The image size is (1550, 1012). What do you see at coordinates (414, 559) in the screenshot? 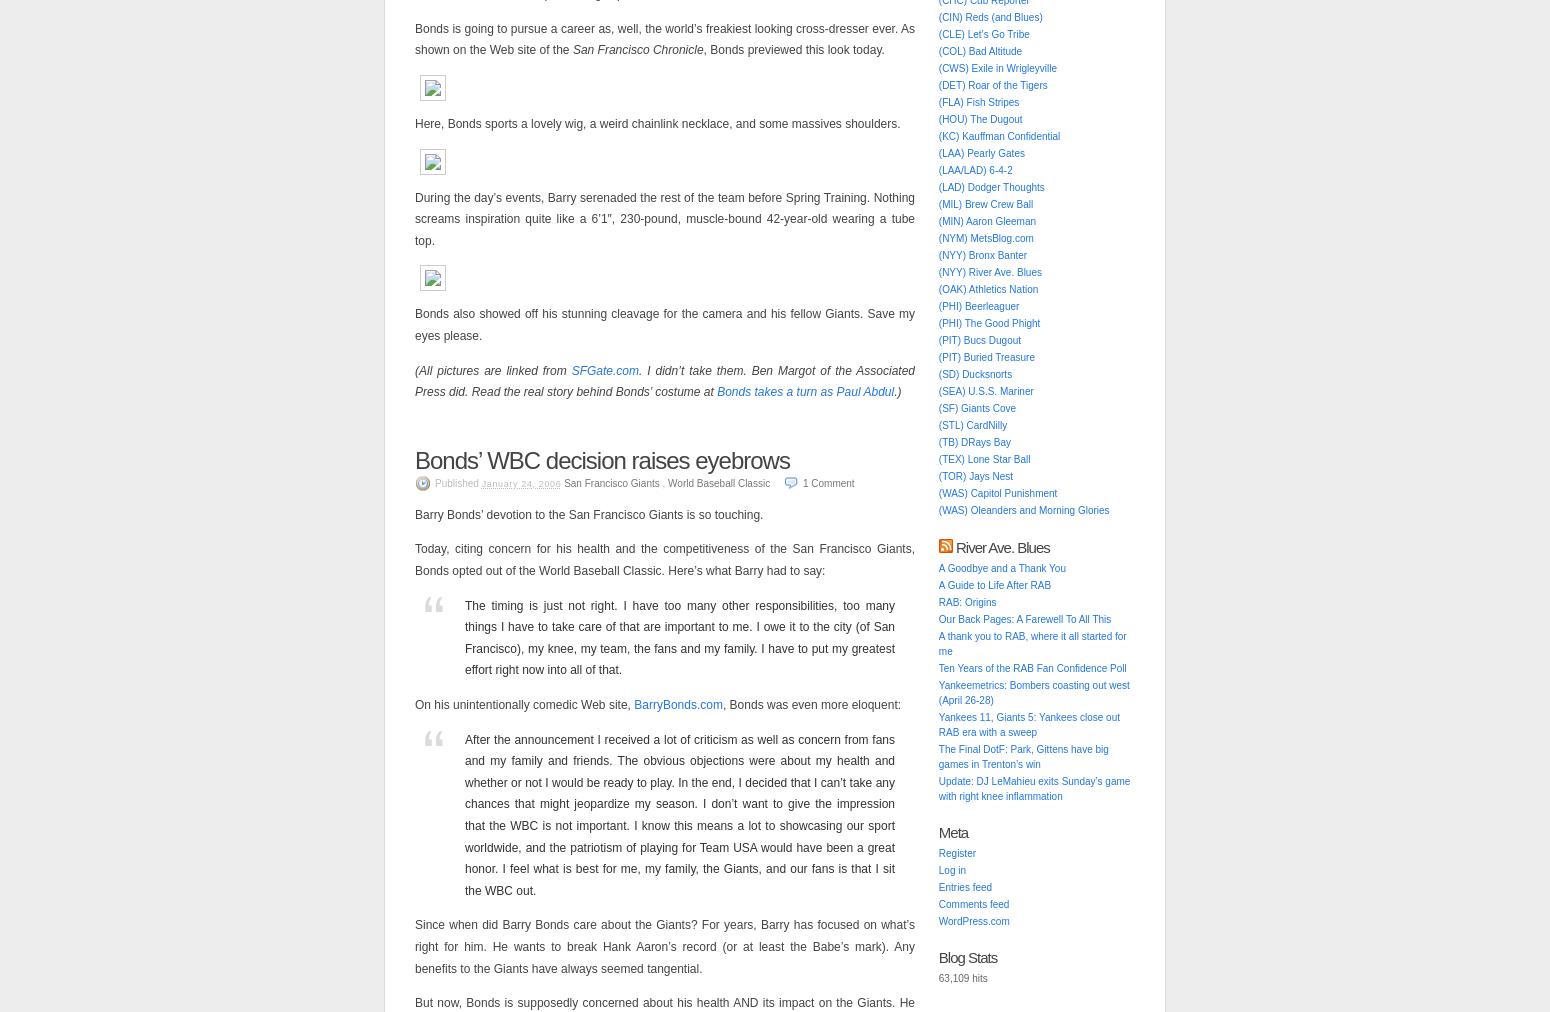
I see `'Today, citing concern for his health and the competitiveness of the San Francisco Giants, Bonds opted out of the World Baseball Classic. Here’s what Barry had to say:'` at bounding box center [414, 559].